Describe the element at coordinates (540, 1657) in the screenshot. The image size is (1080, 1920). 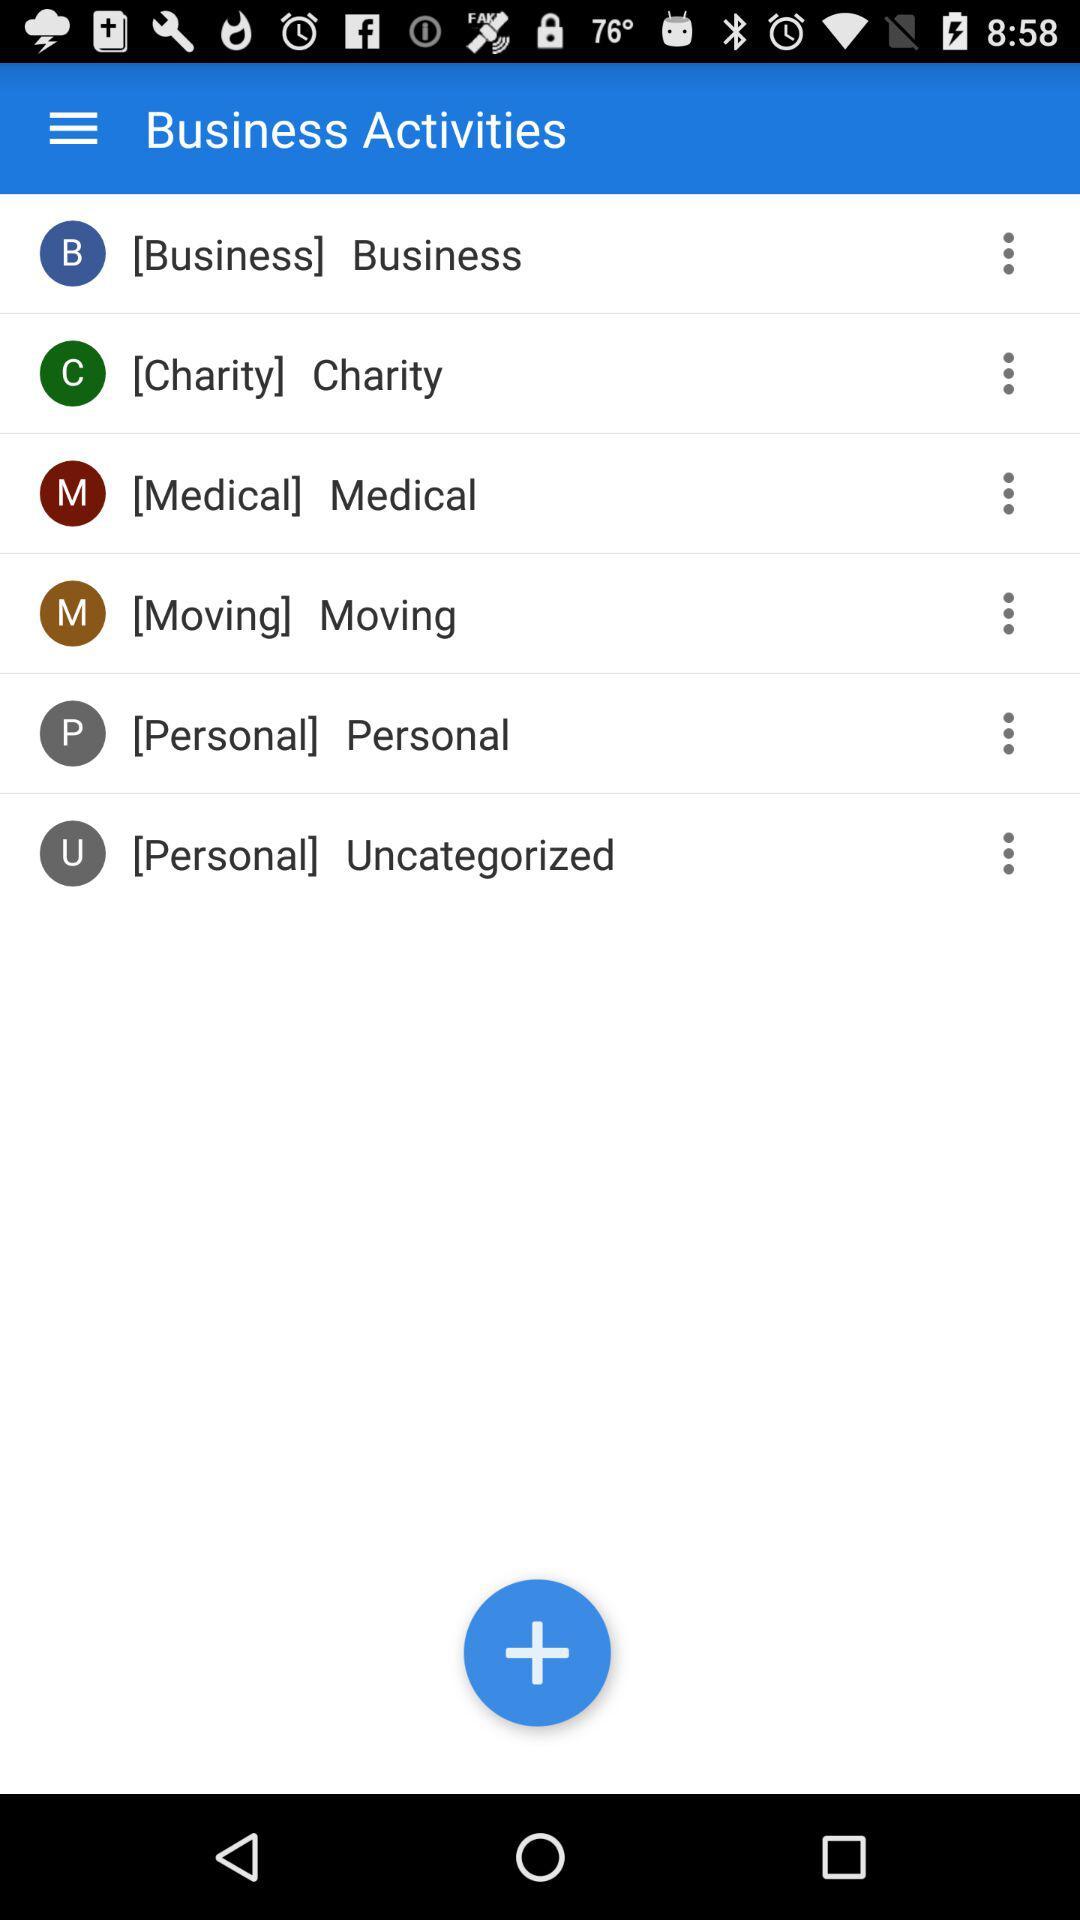
I see `item` at that location.